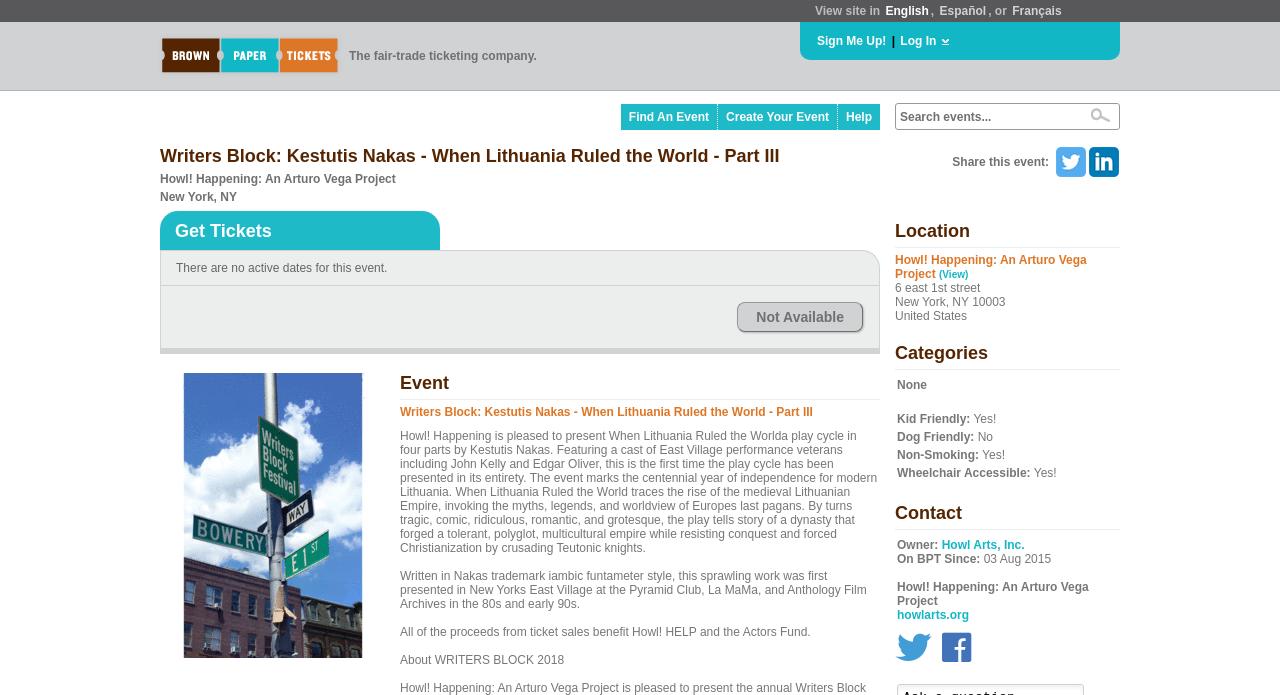  I want to click on '6 east 1st street', so click(936, 288).